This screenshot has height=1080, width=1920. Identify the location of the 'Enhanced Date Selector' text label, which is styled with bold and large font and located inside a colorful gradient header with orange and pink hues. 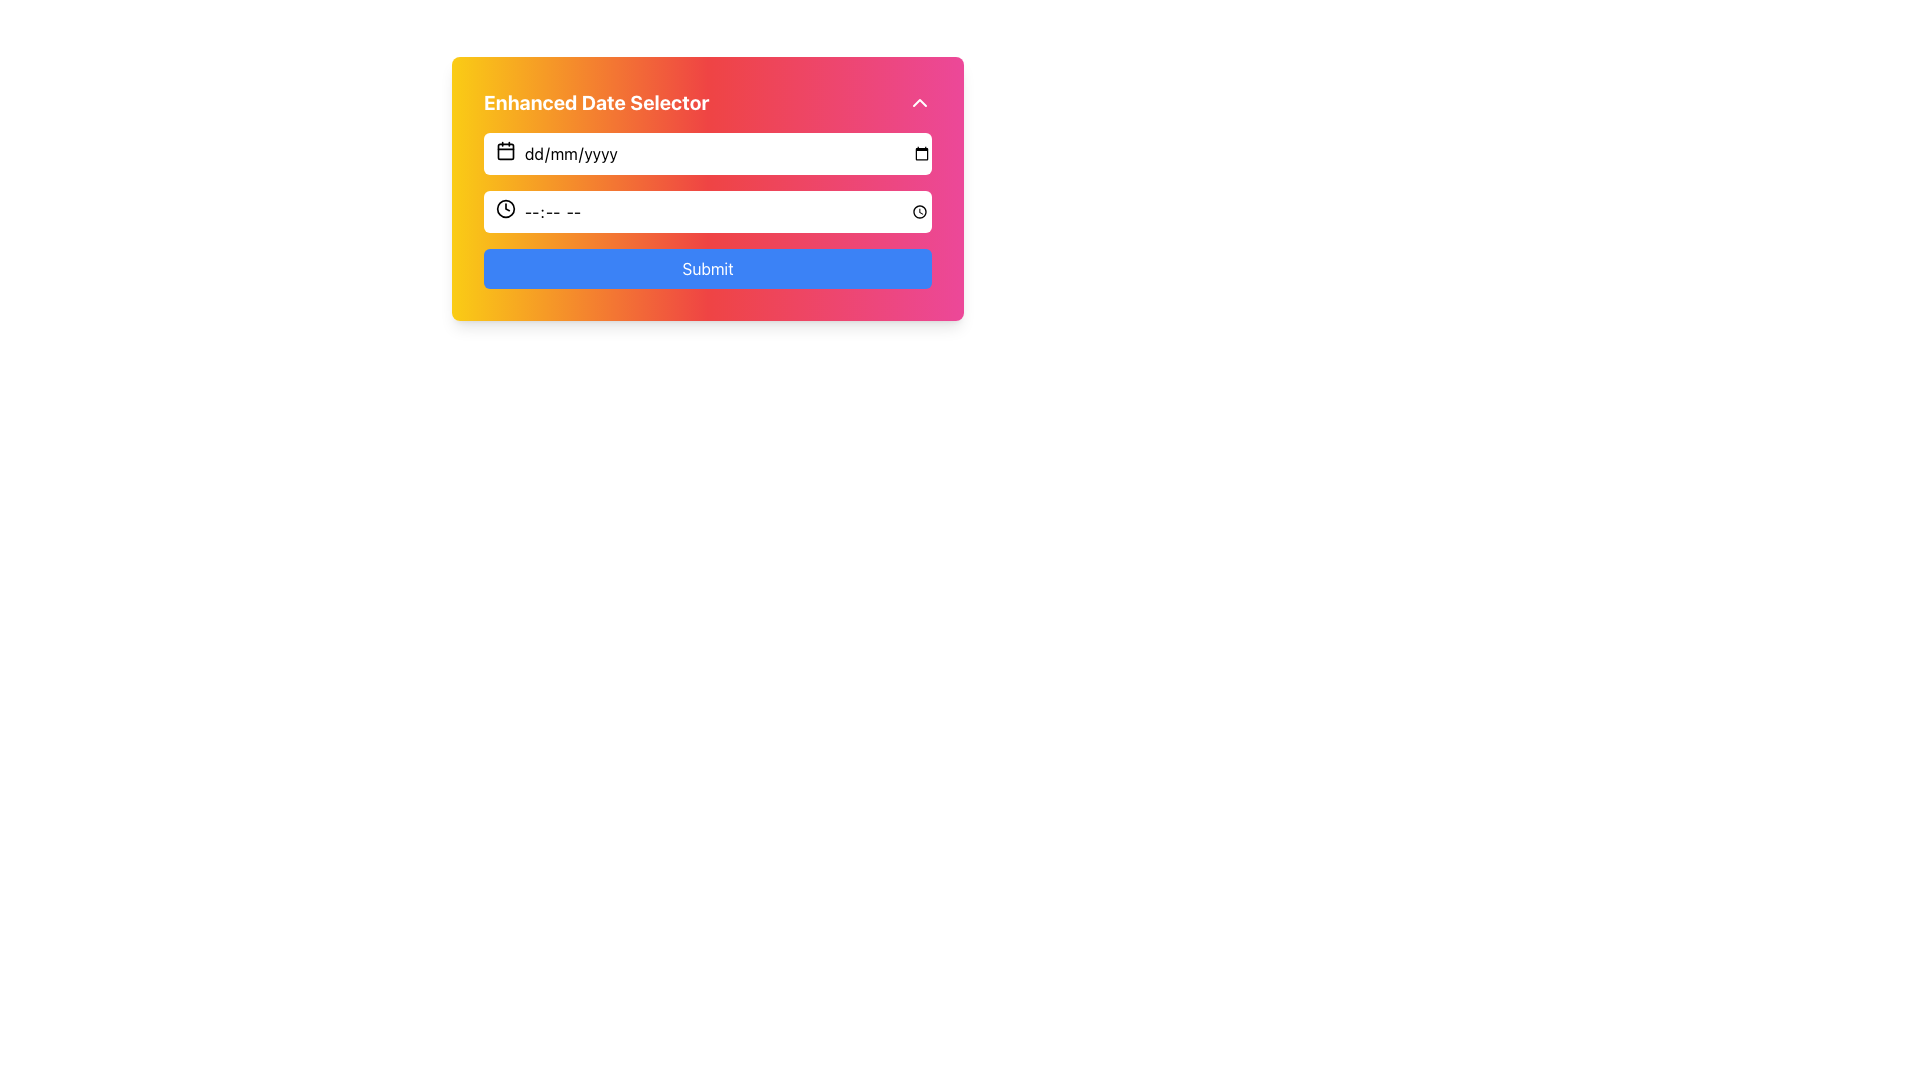
(595, 103).